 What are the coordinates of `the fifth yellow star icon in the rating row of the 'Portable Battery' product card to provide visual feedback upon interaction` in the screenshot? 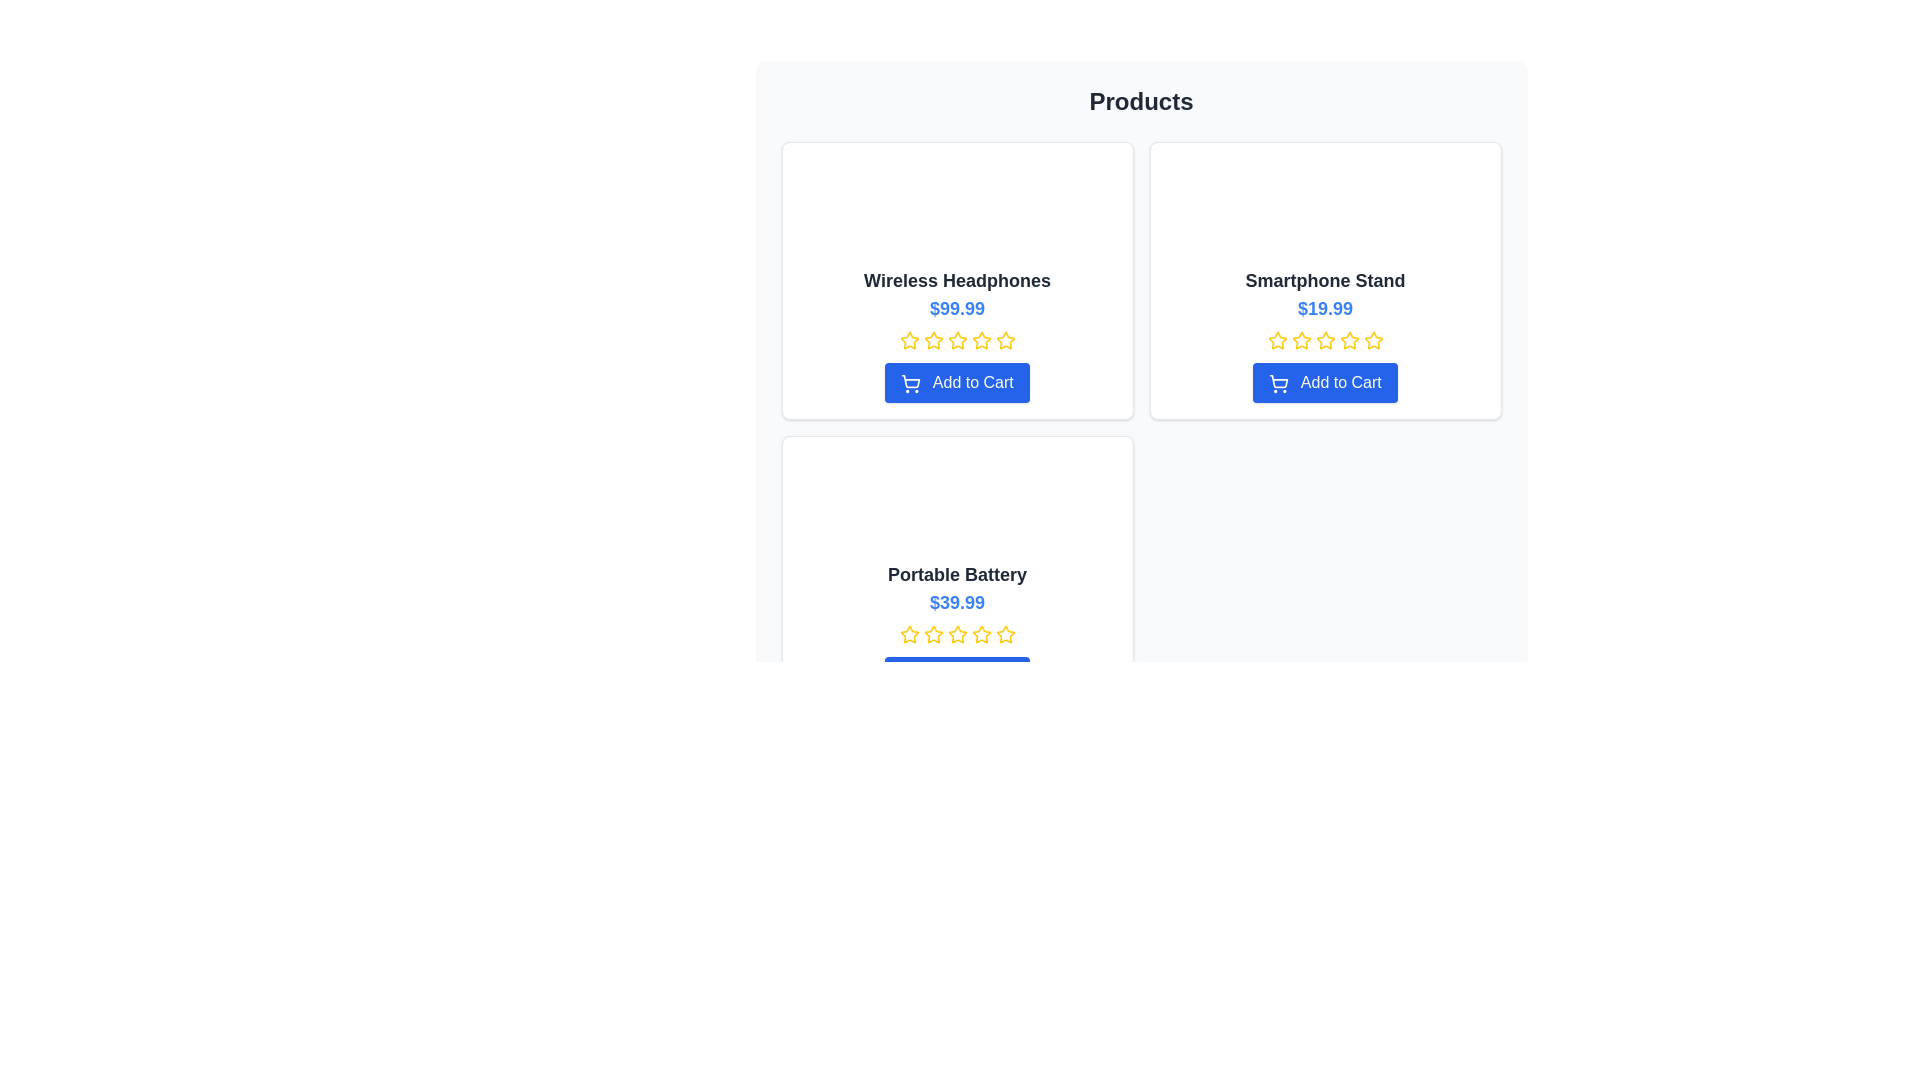 It's located at (1005, 635).